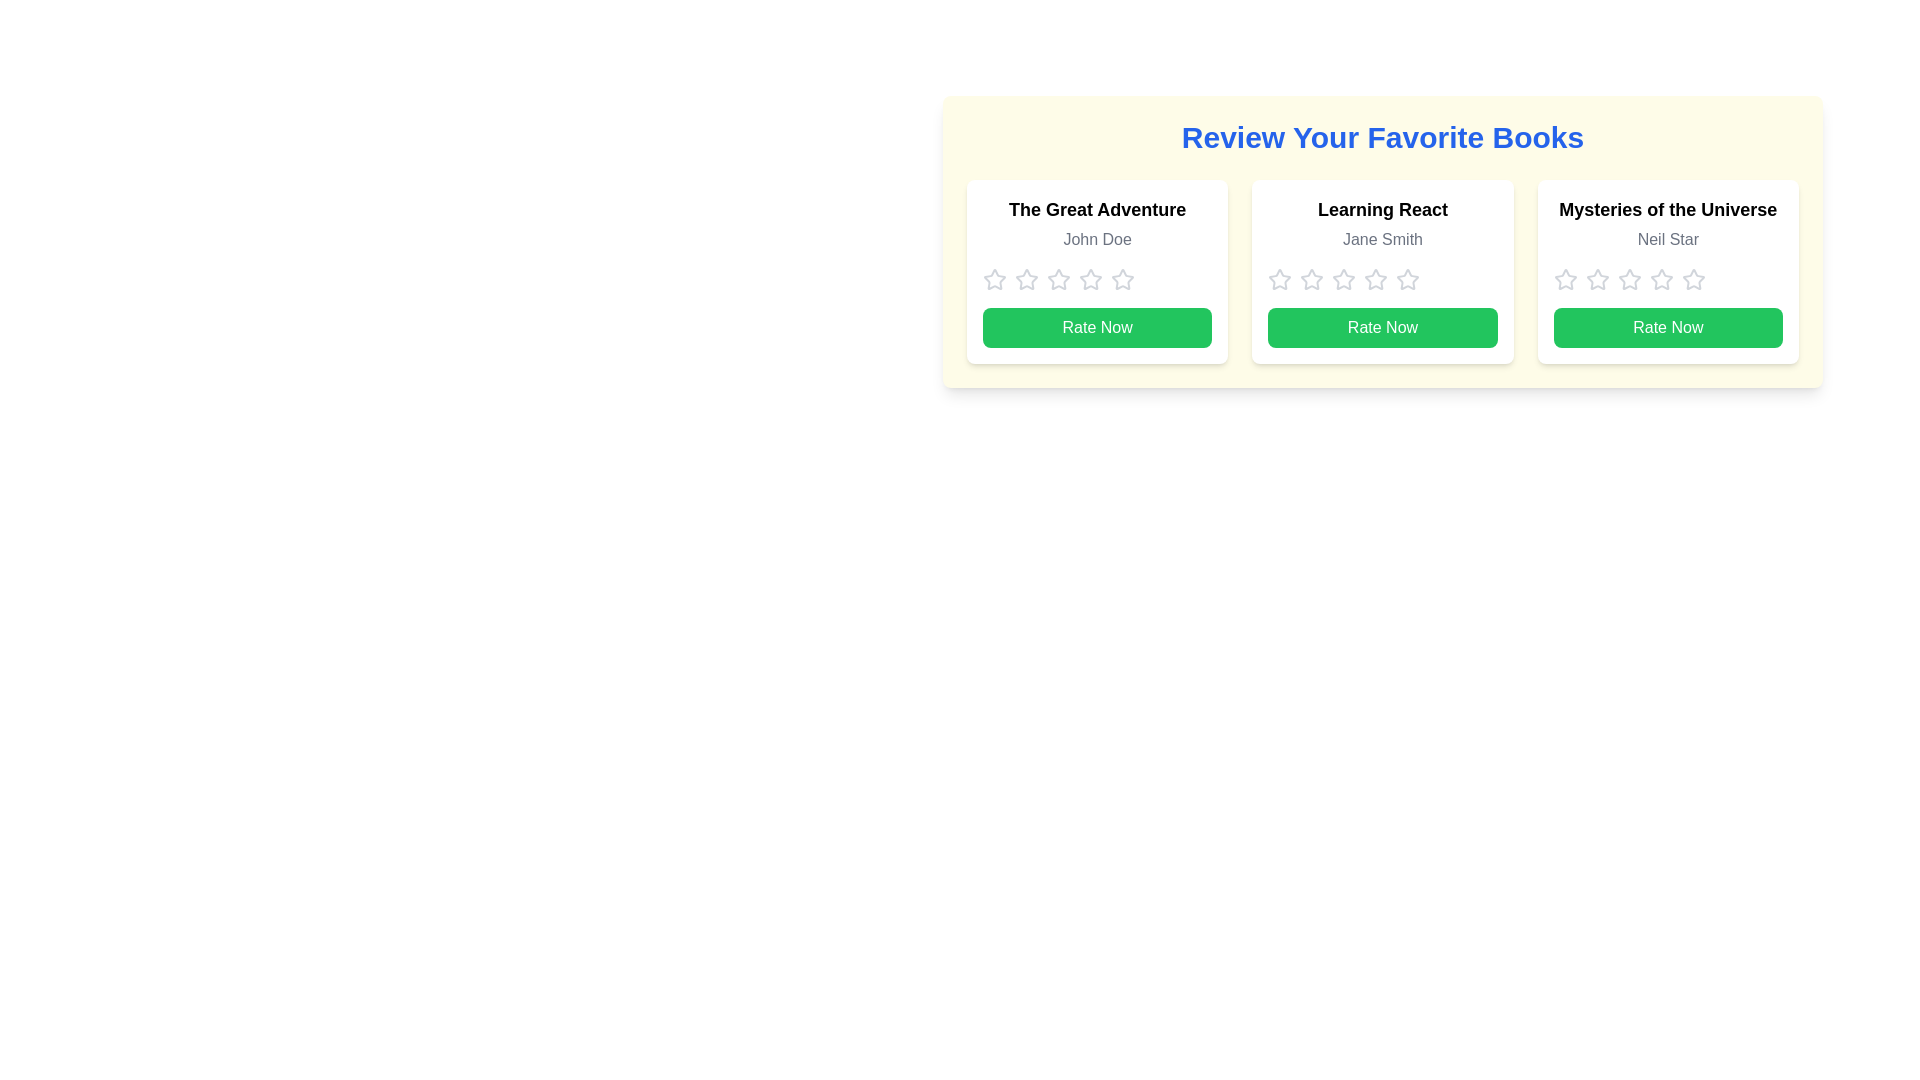 This screenshot has height=1080, width=1920. Describe the element at coordinates (1668, 209) in the screenshot. I see `the text label that serves as the title of the card, which reads 'Mysteries of the Universe', located at the top section of the rightmost card among three cards` at that location.